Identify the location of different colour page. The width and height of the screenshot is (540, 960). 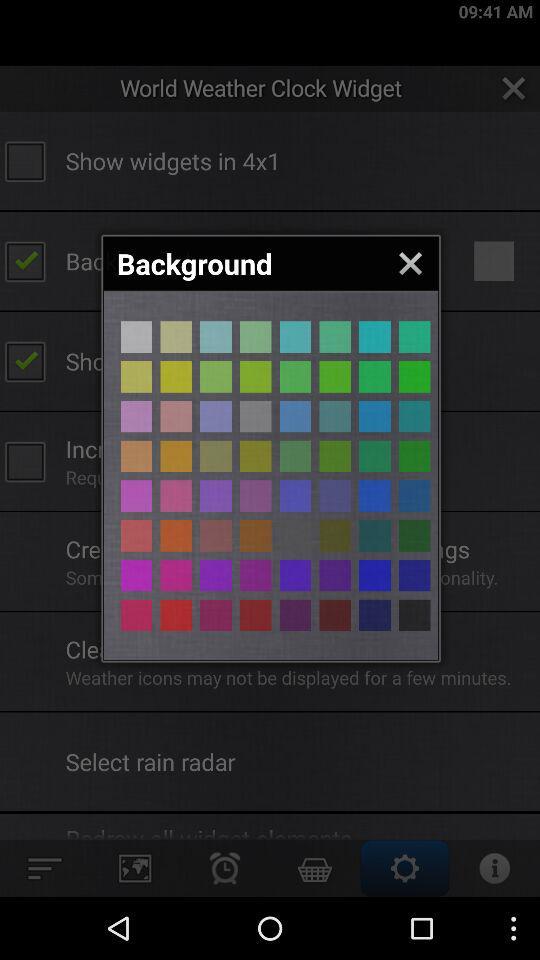
(176, 415).